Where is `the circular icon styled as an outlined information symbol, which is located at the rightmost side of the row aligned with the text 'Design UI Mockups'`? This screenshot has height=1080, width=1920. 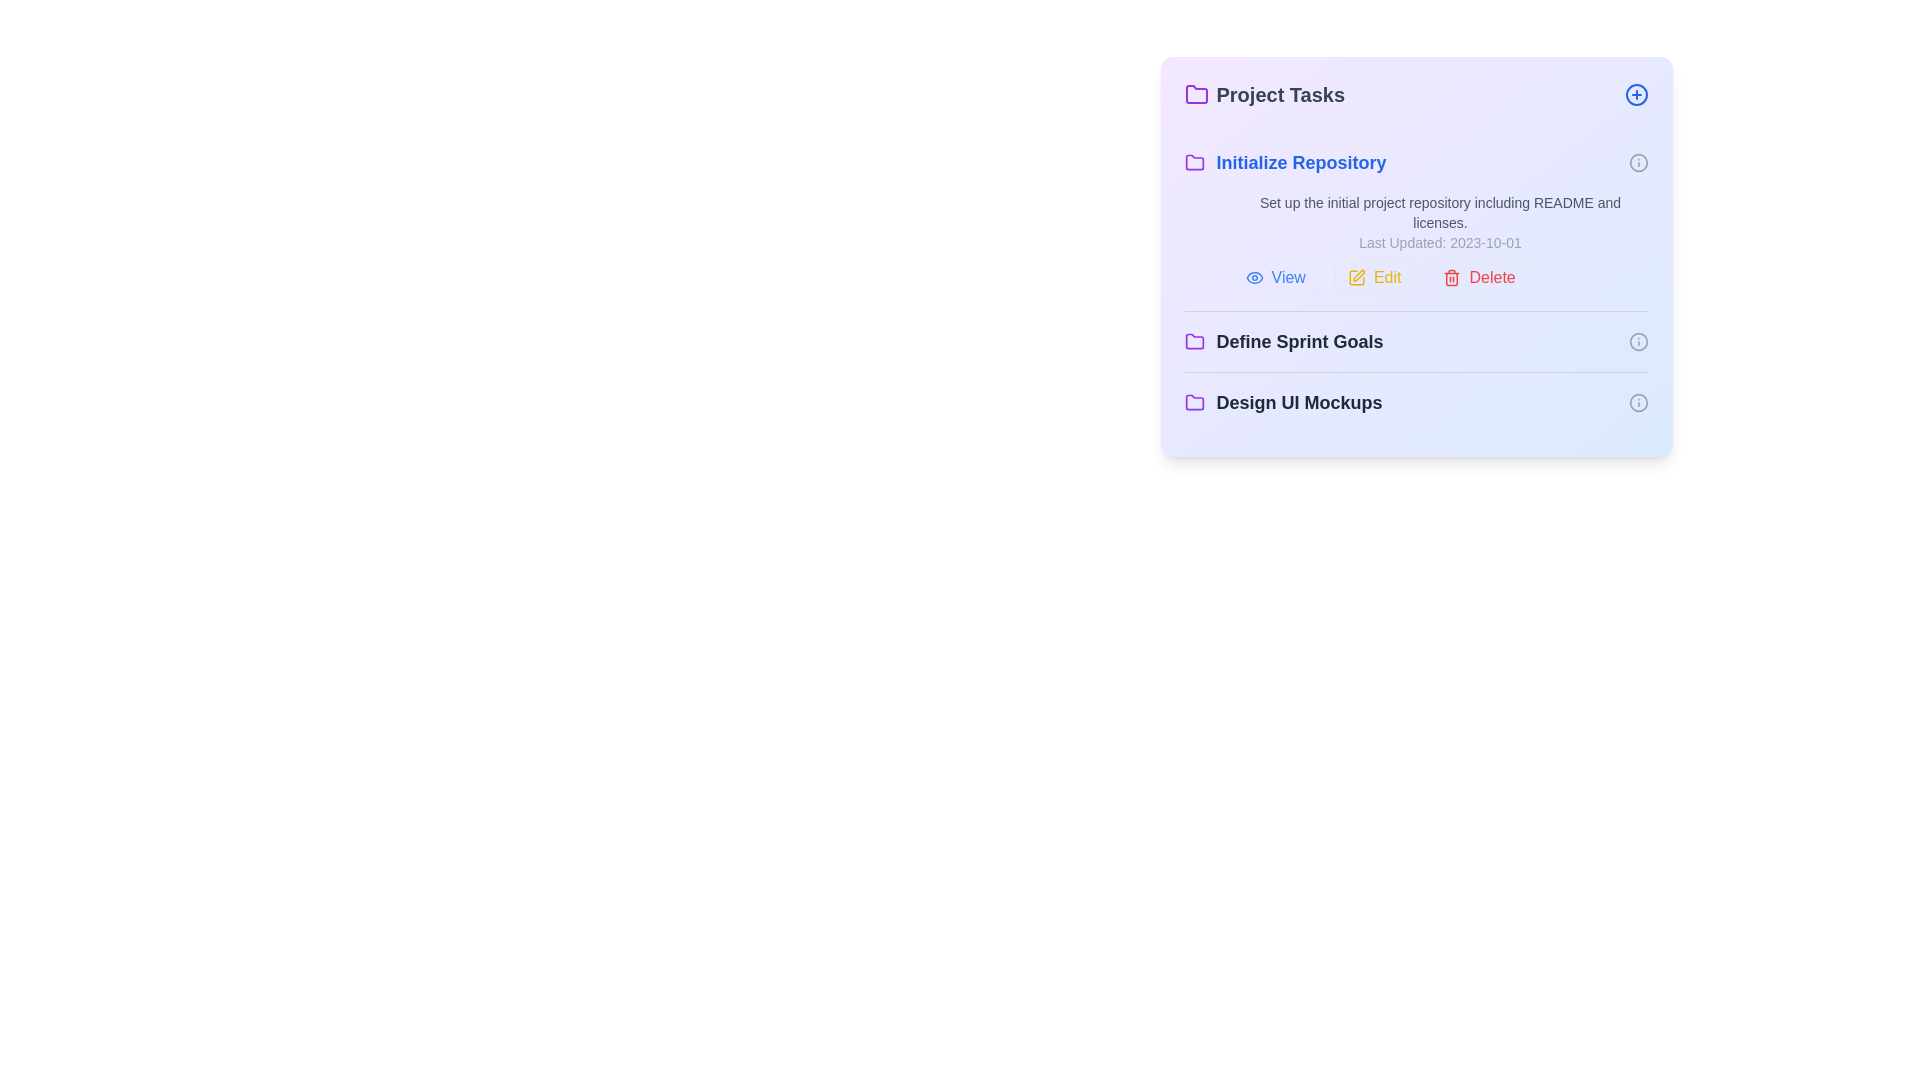 the circular icon styled as an outlined information symbol, which is located at the rightmost side of the row aligned with the text 'Design UI Mockups' is located at coordinates (1638, 402).